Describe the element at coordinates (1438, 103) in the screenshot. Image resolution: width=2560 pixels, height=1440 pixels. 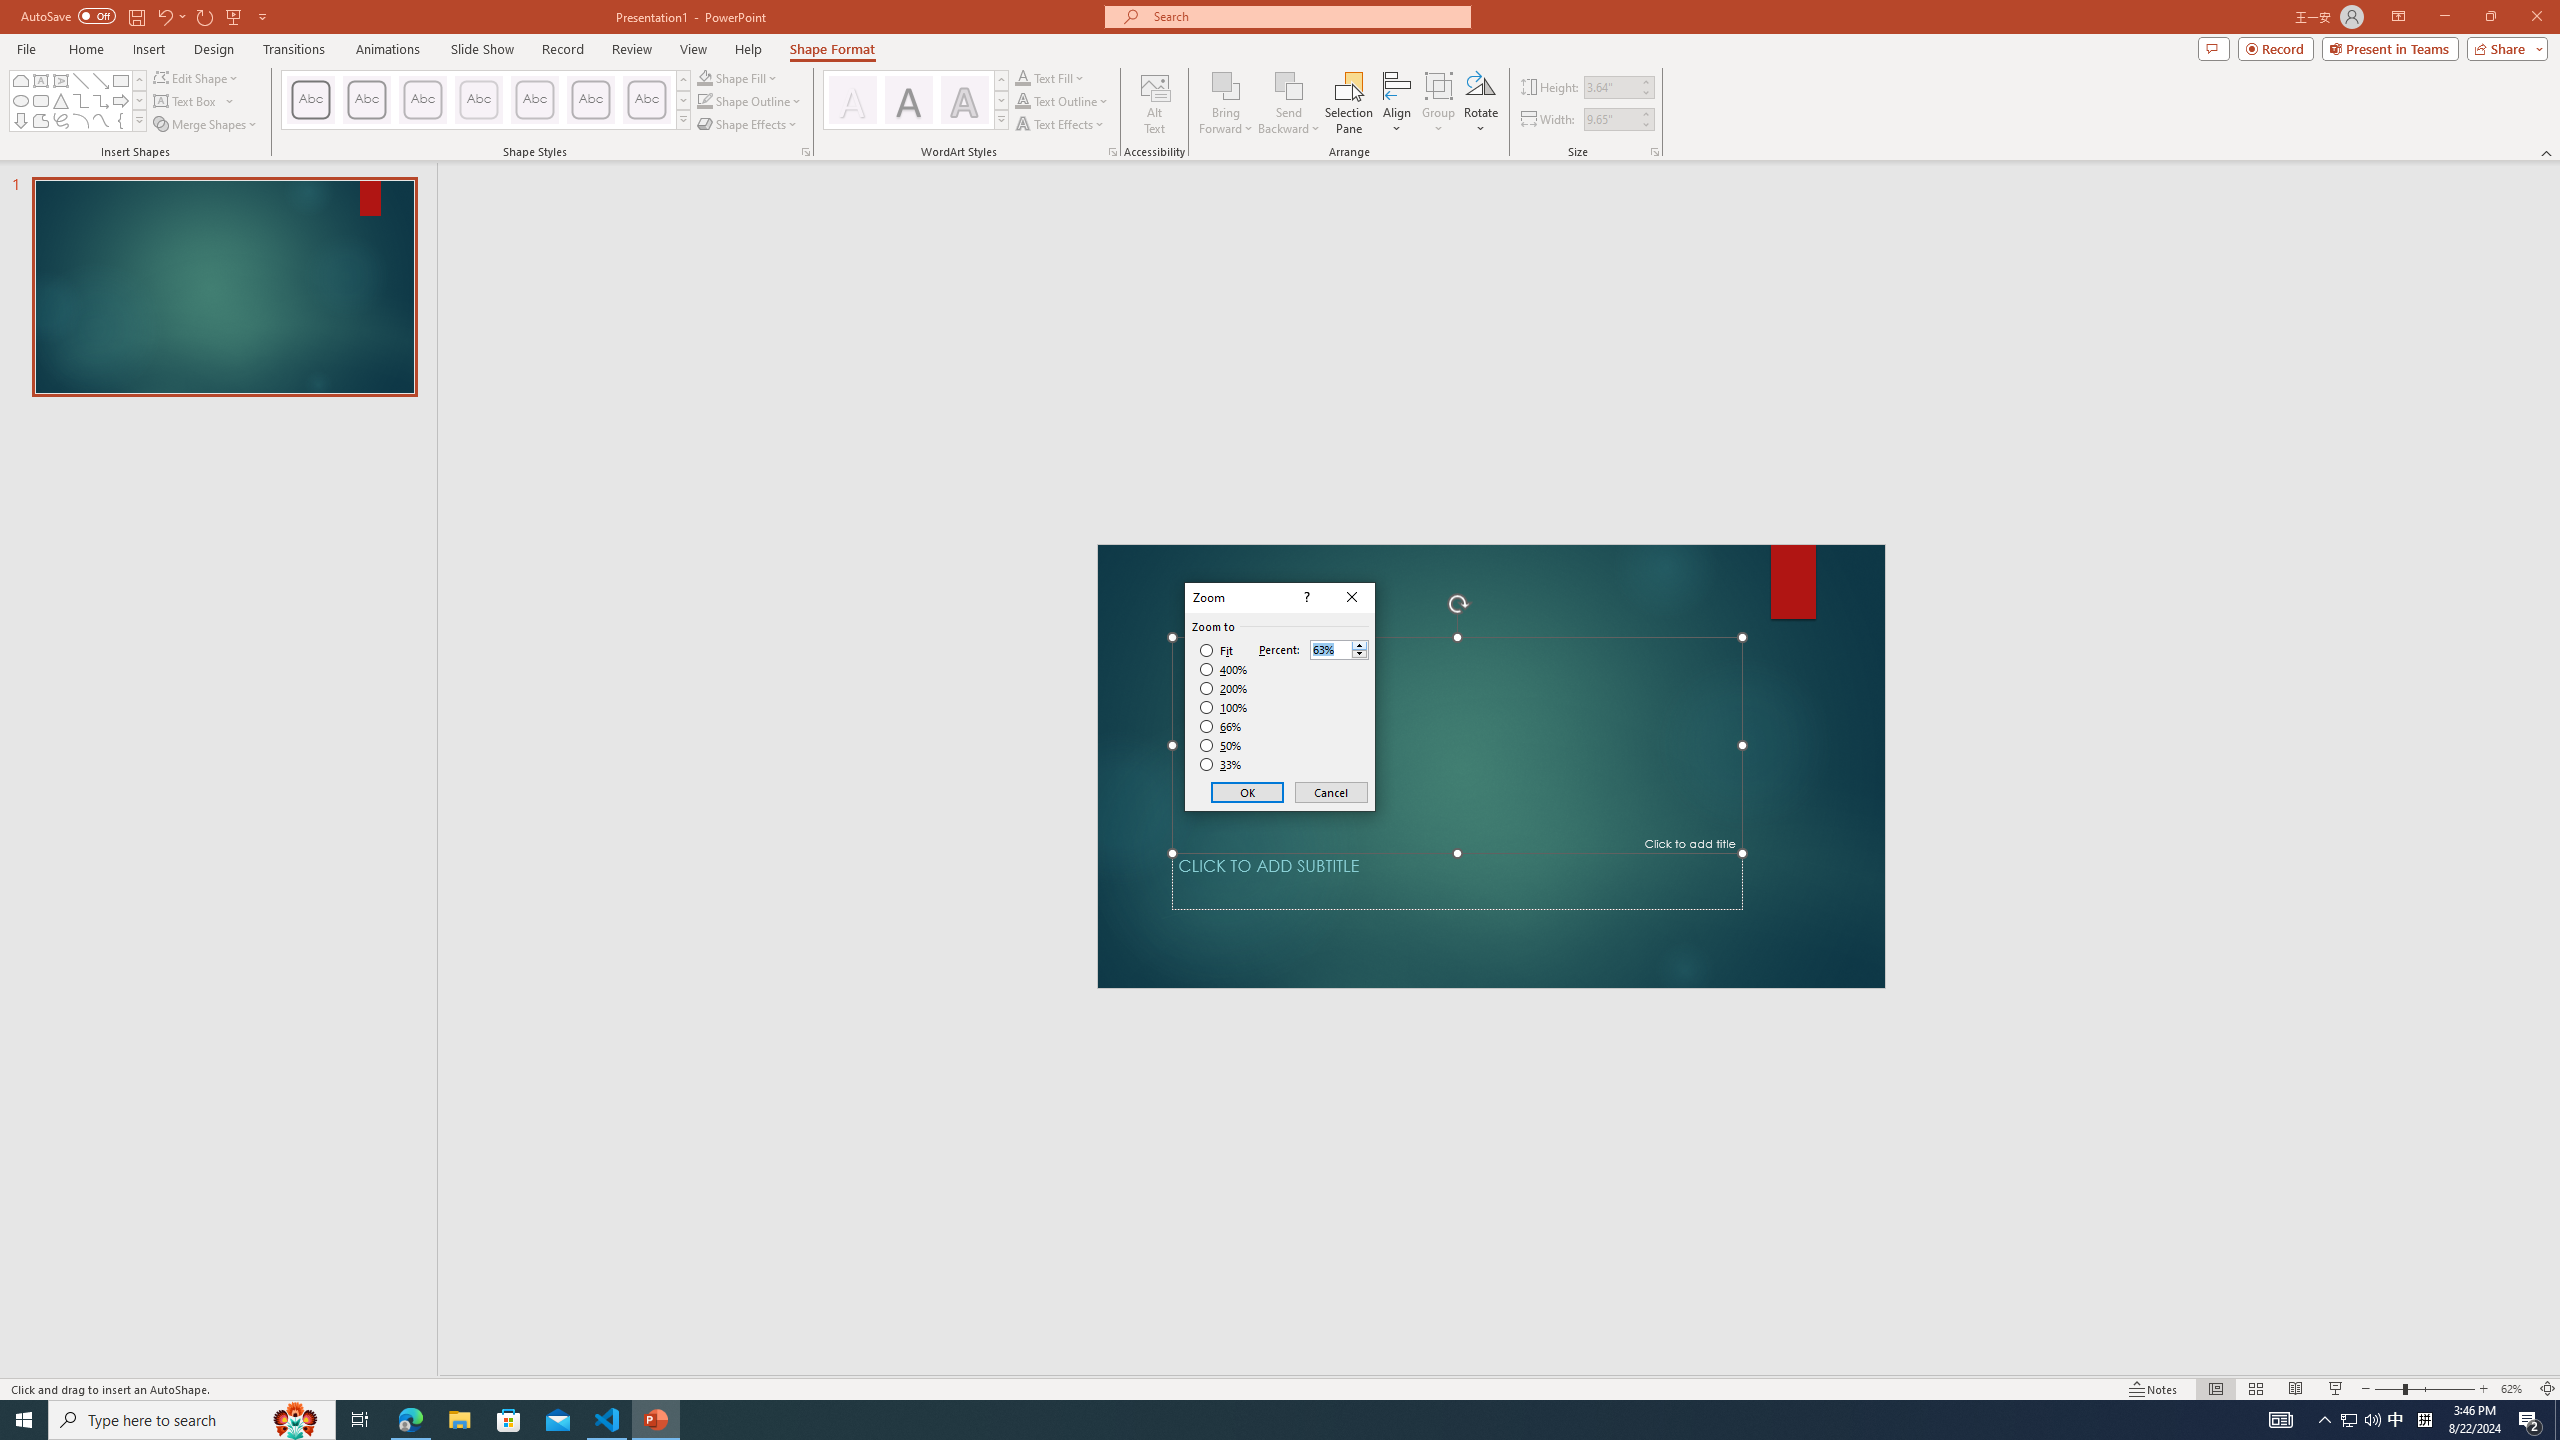
I see `'Group'` at that location.